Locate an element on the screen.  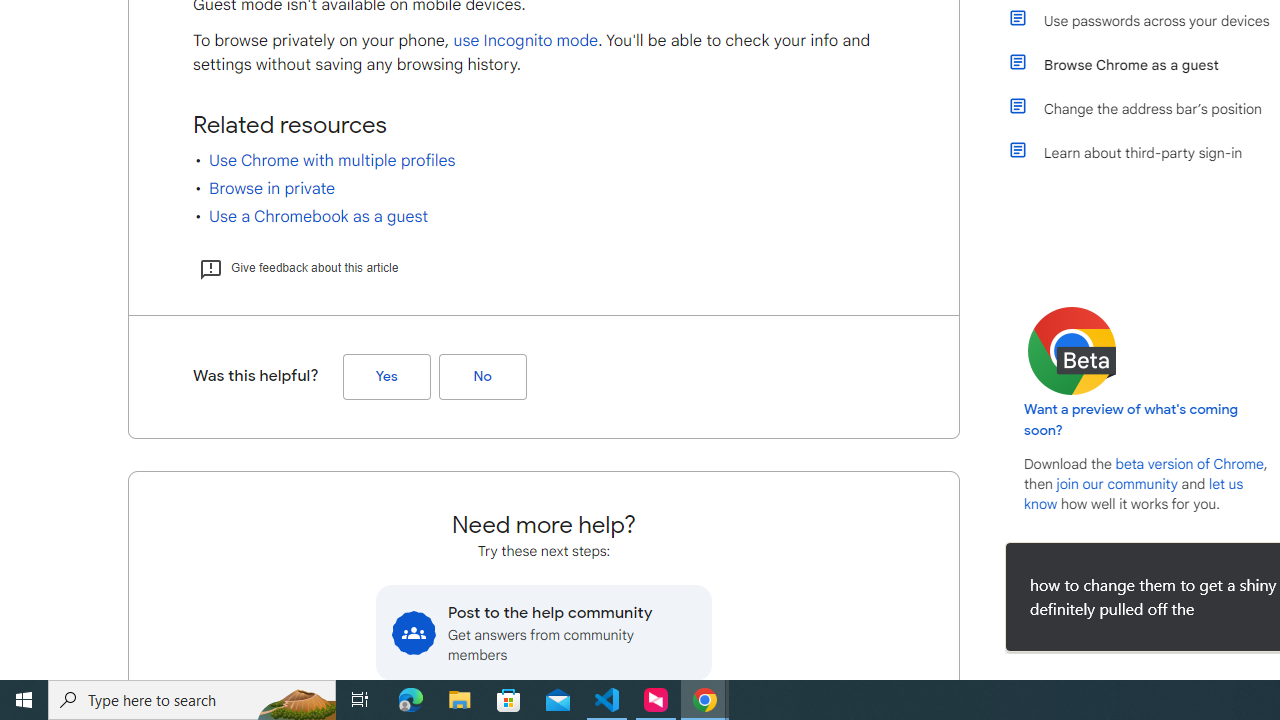
'No (Was this helpful?)' is located at coordinates (482, 377).